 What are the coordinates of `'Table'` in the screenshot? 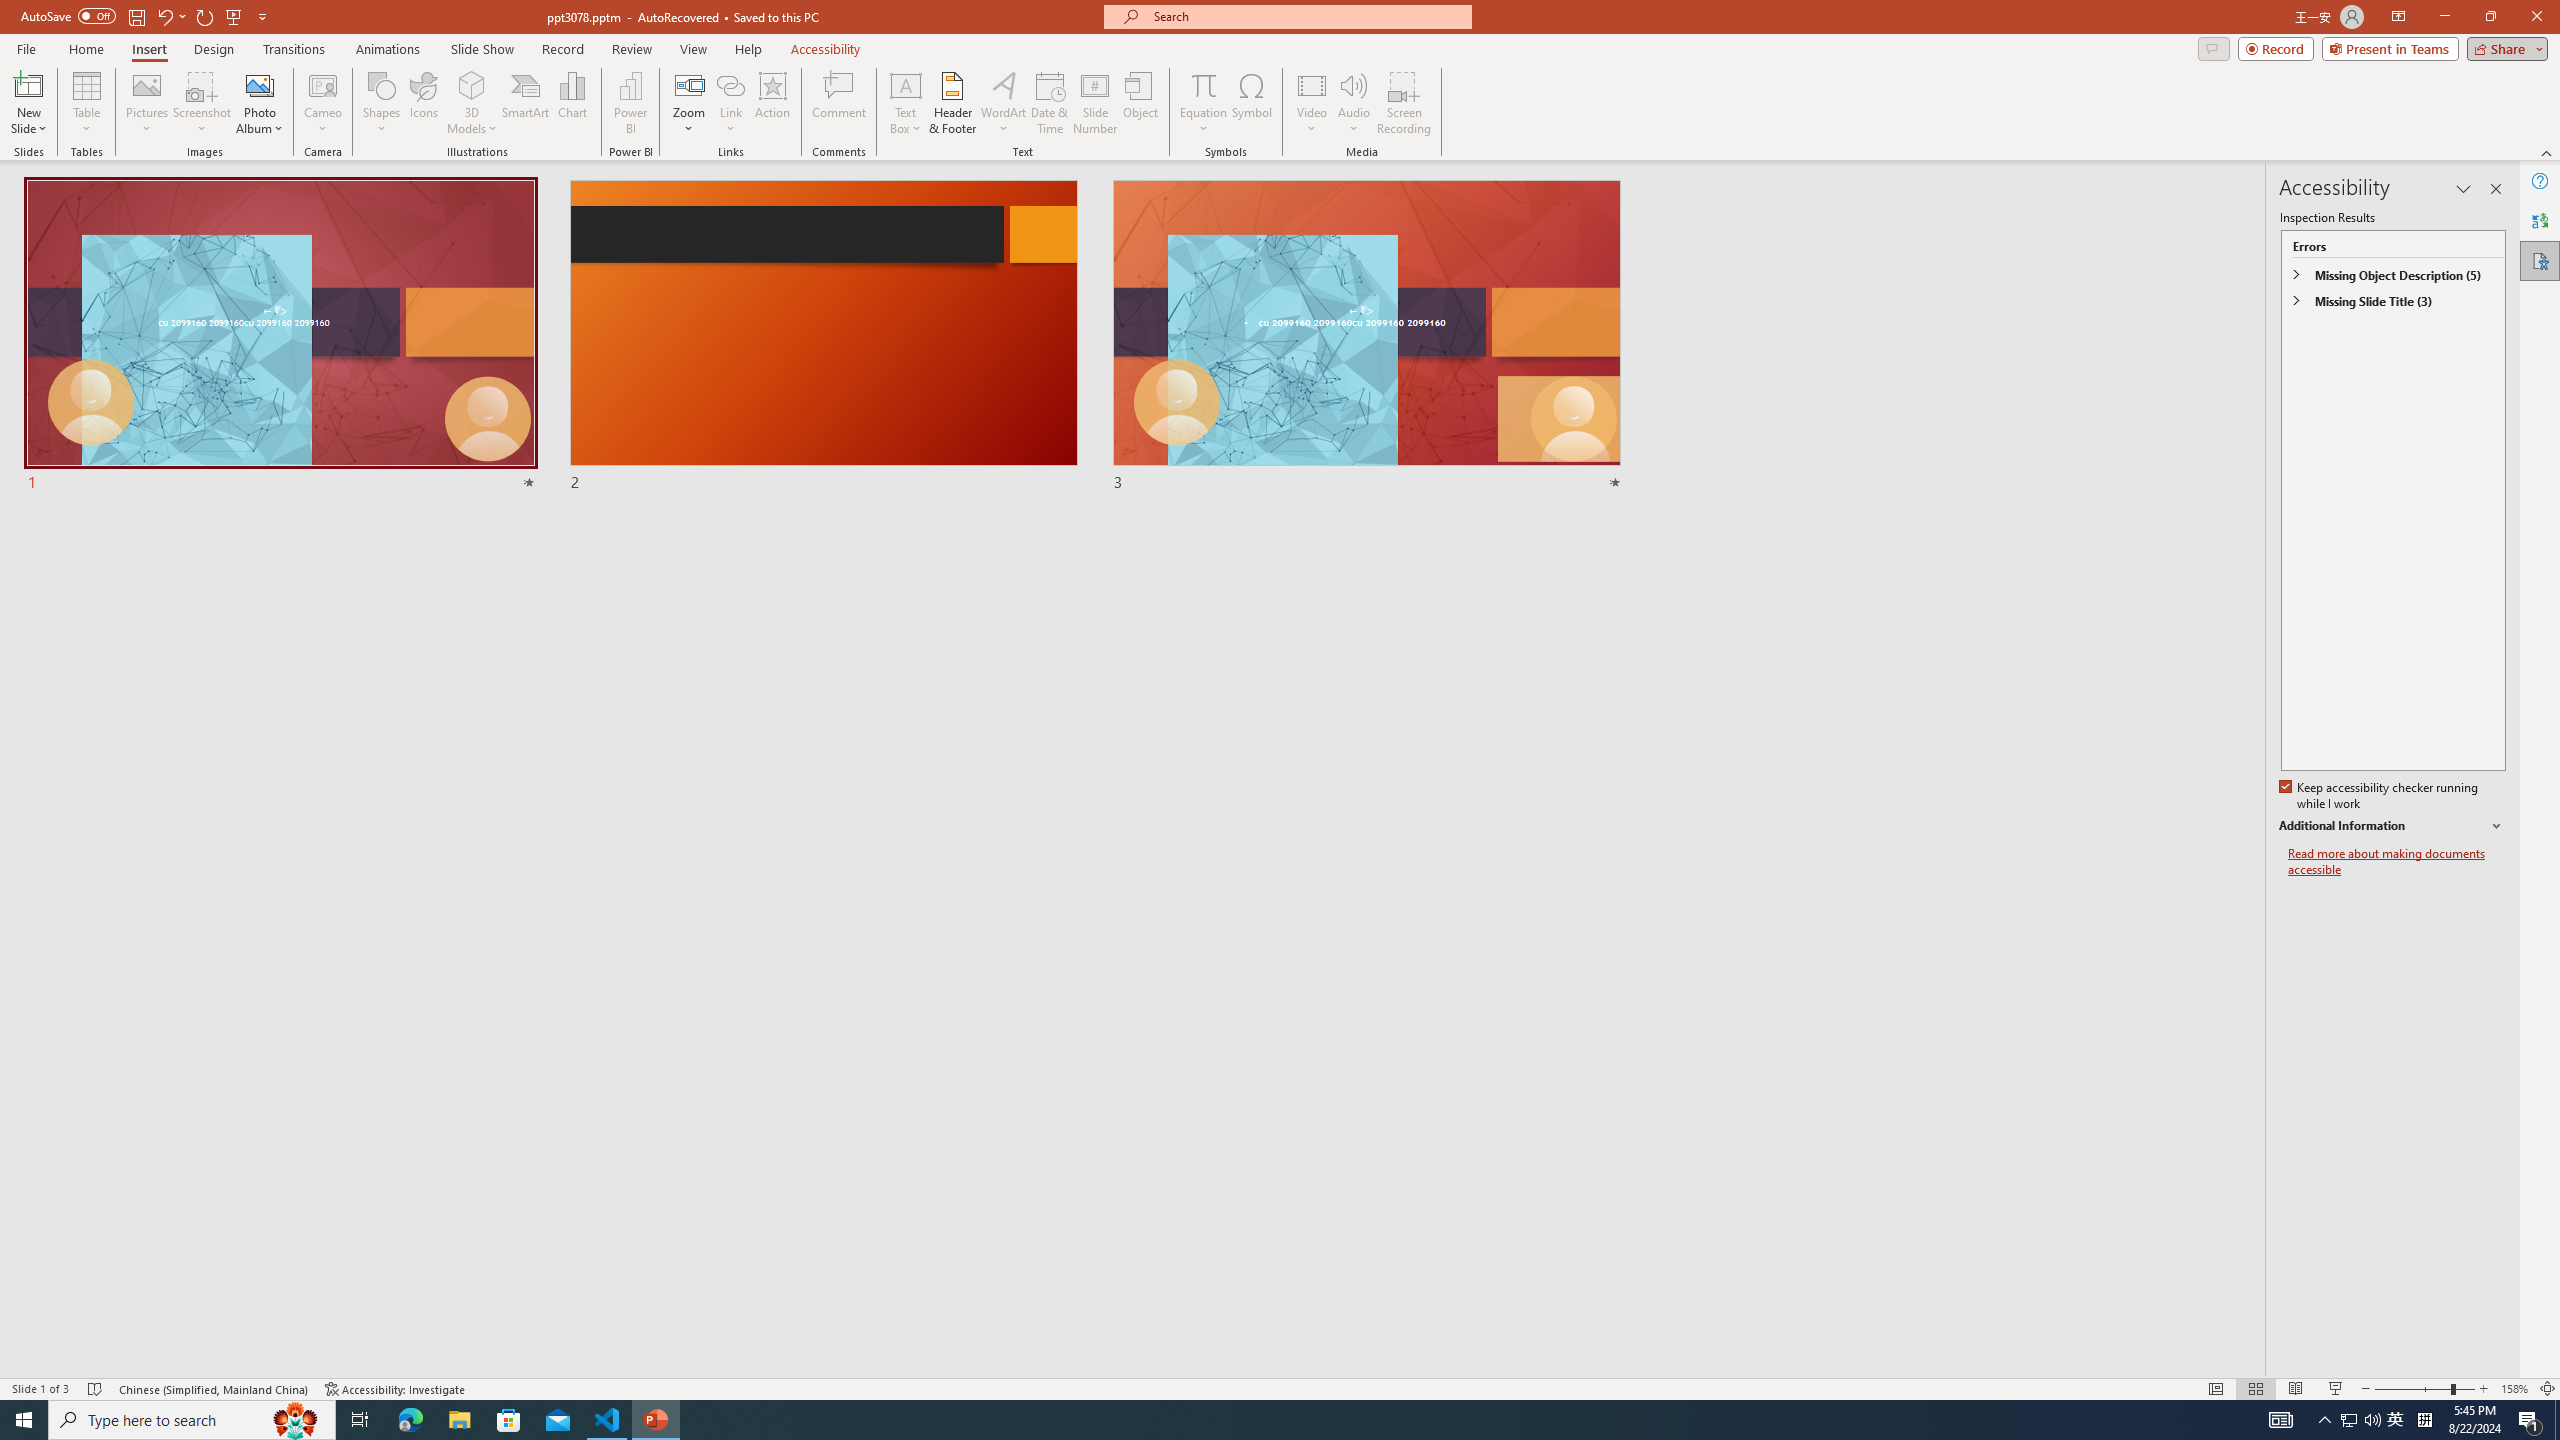 It's located at (86, 103).